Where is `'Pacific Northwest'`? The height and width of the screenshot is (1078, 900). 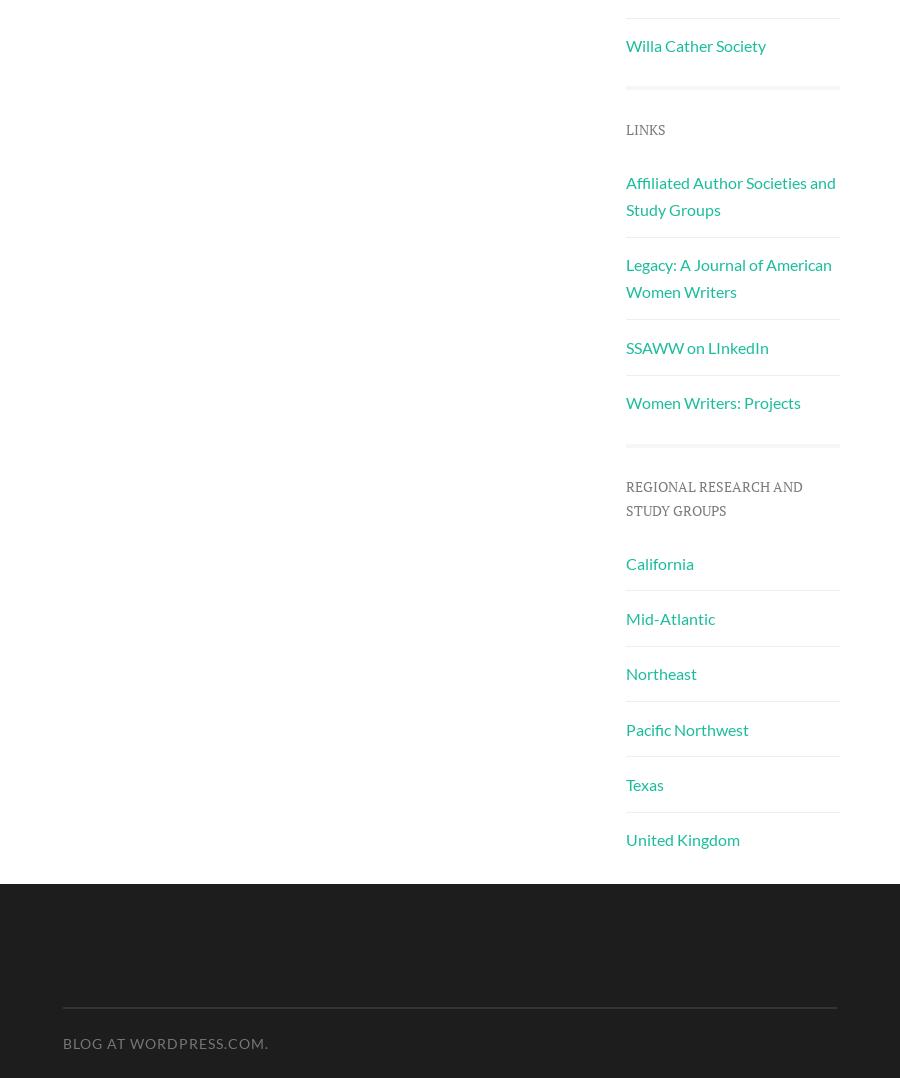 'Pacific Northwest' is located at coordinates (685, 727).